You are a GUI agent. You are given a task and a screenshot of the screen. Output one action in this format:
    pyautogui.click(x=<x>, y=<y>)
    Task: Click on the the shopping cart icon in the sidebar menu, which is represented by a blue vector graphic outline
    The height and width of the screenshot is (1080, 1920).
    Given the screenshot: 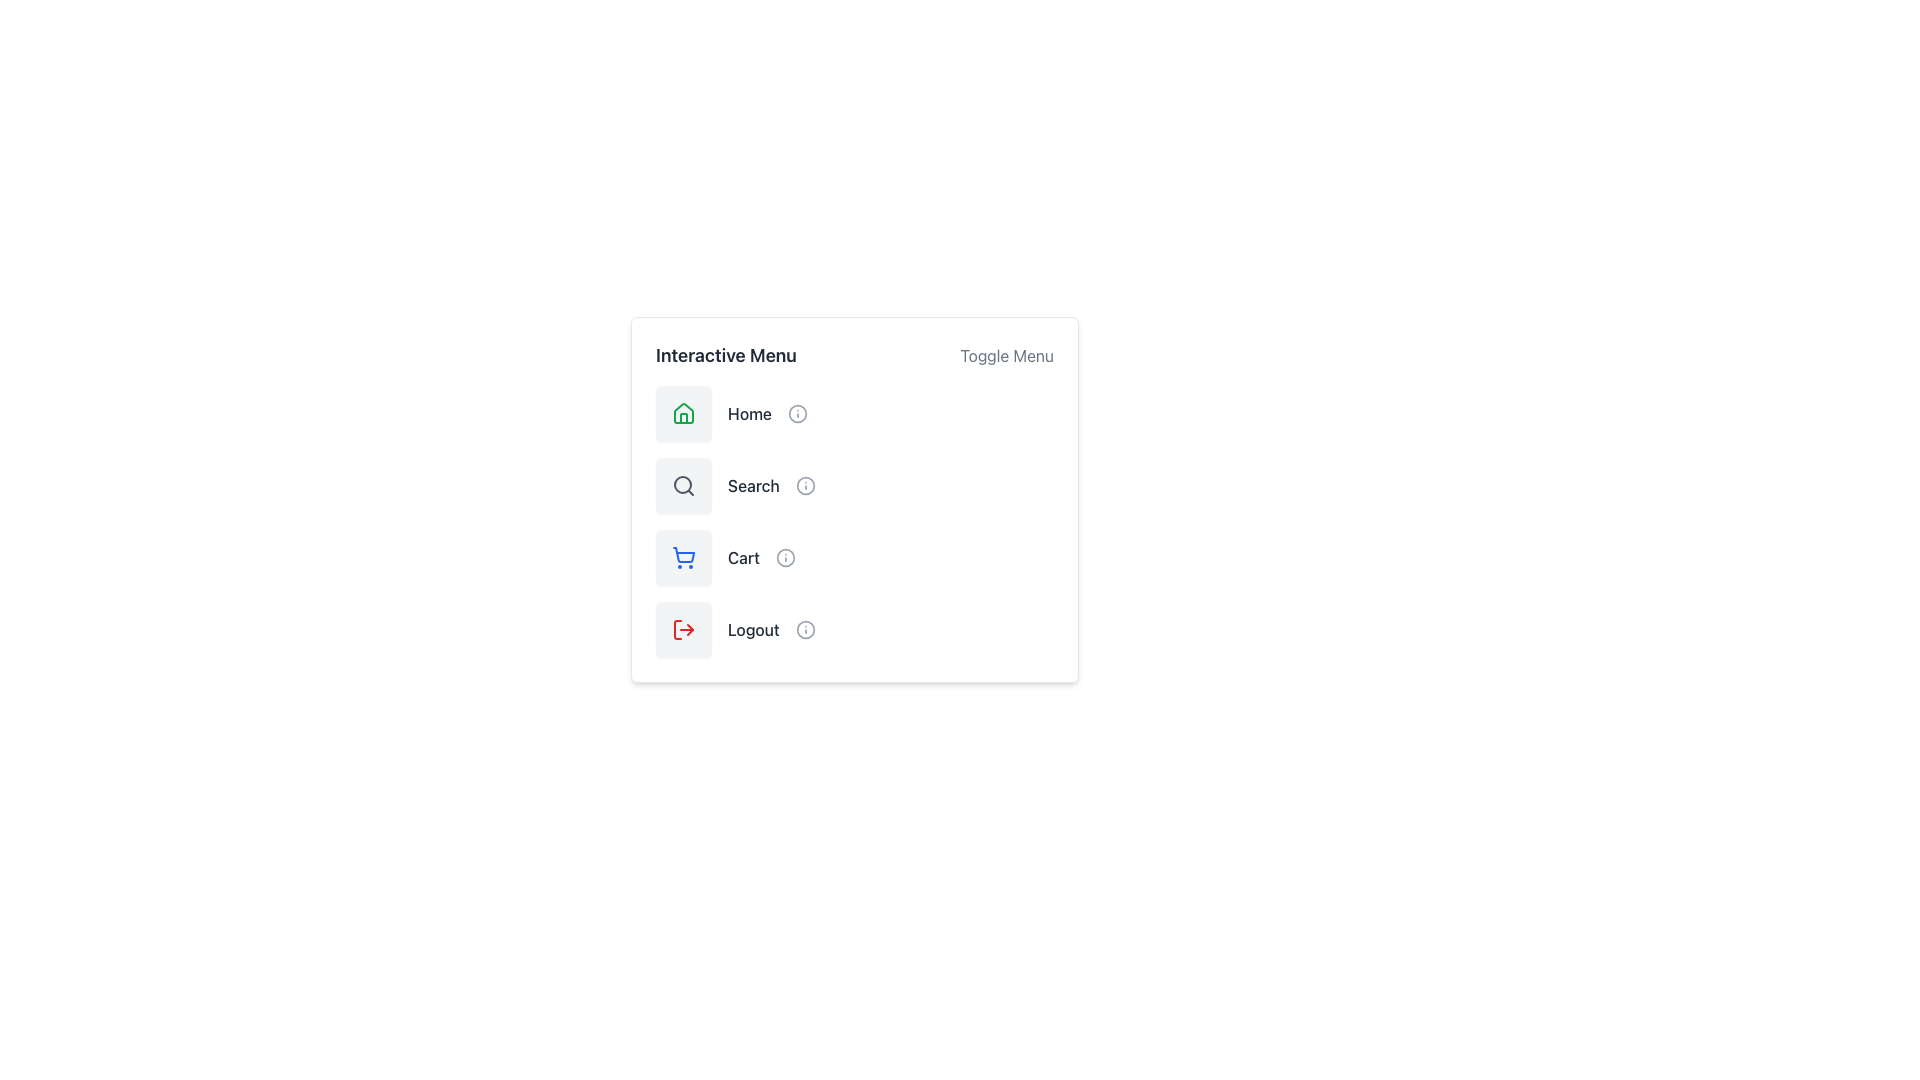 What is the action you would take?
    pyautogui.click(x=684, y=555)
    